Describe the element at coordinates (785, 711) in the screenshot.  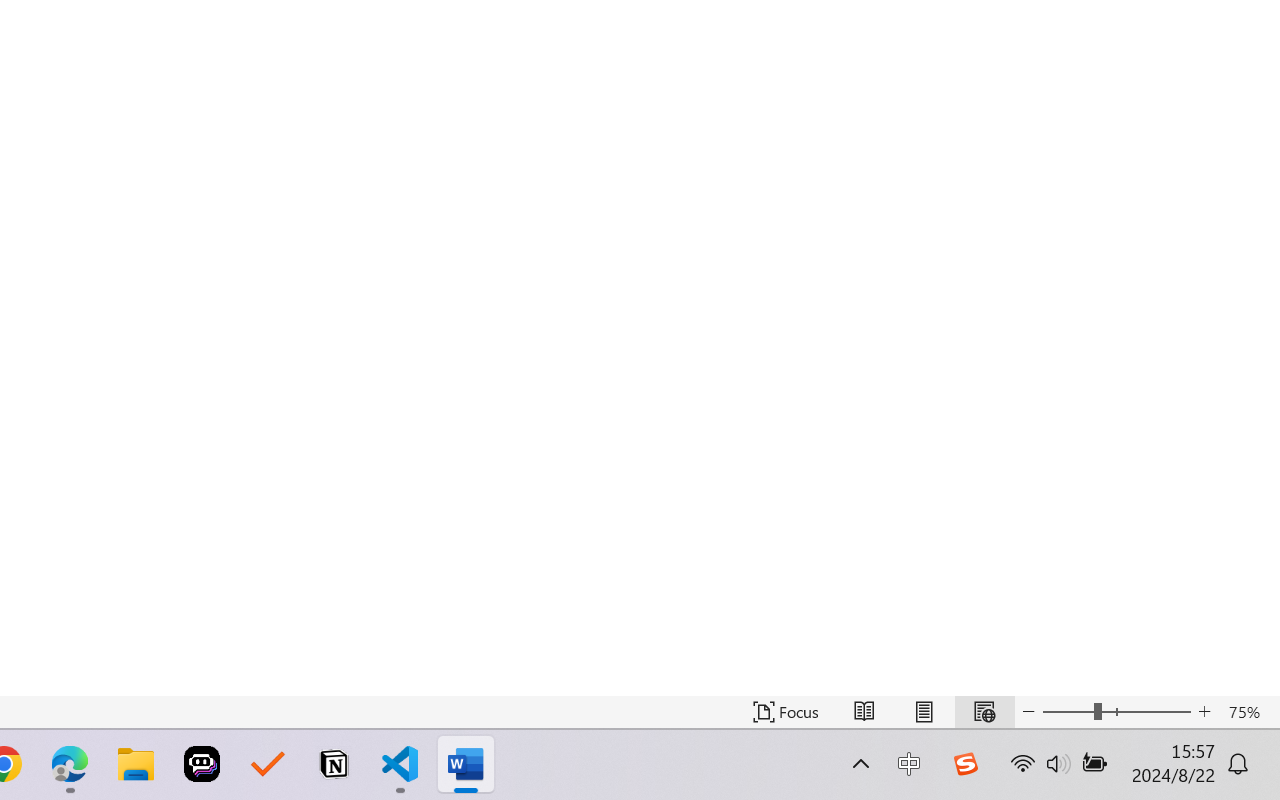
I see `'Focus '` at that location.